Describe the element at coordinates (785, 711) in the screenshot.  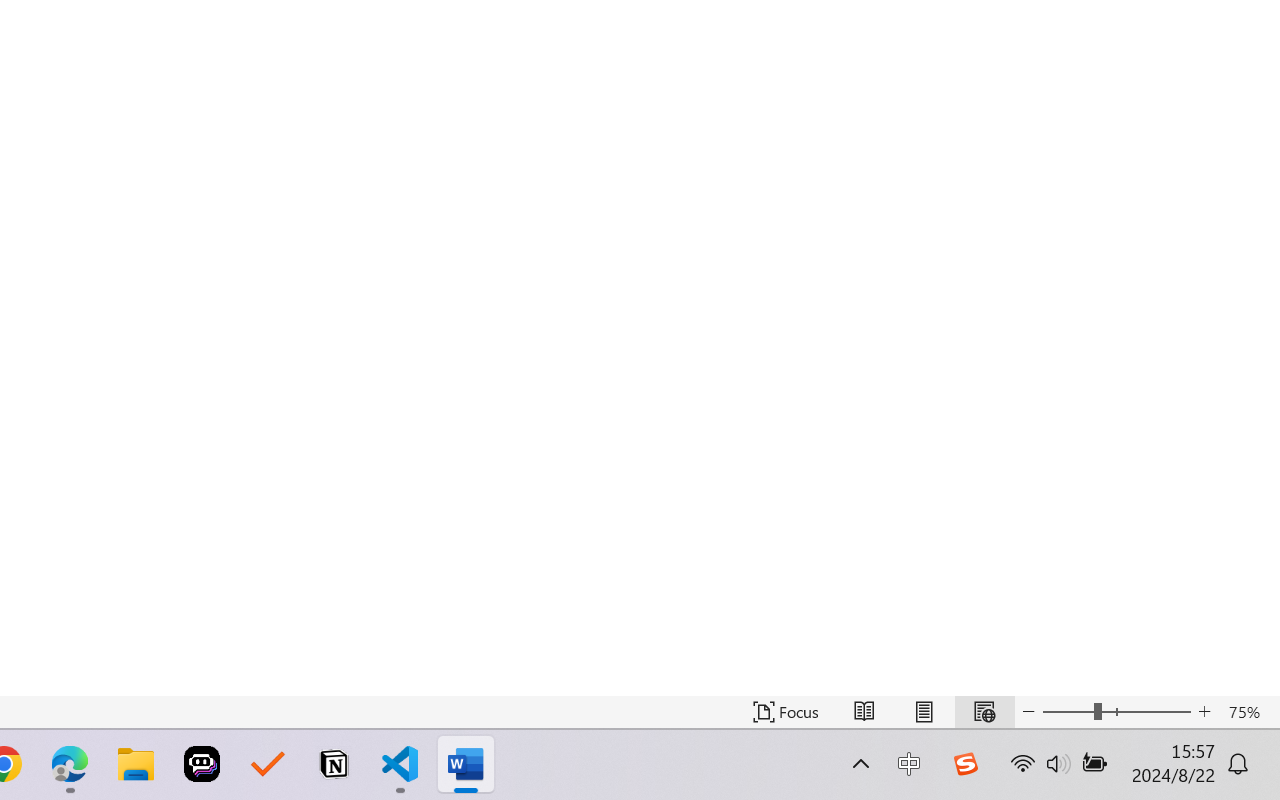
I see `'Focus '` at that location.